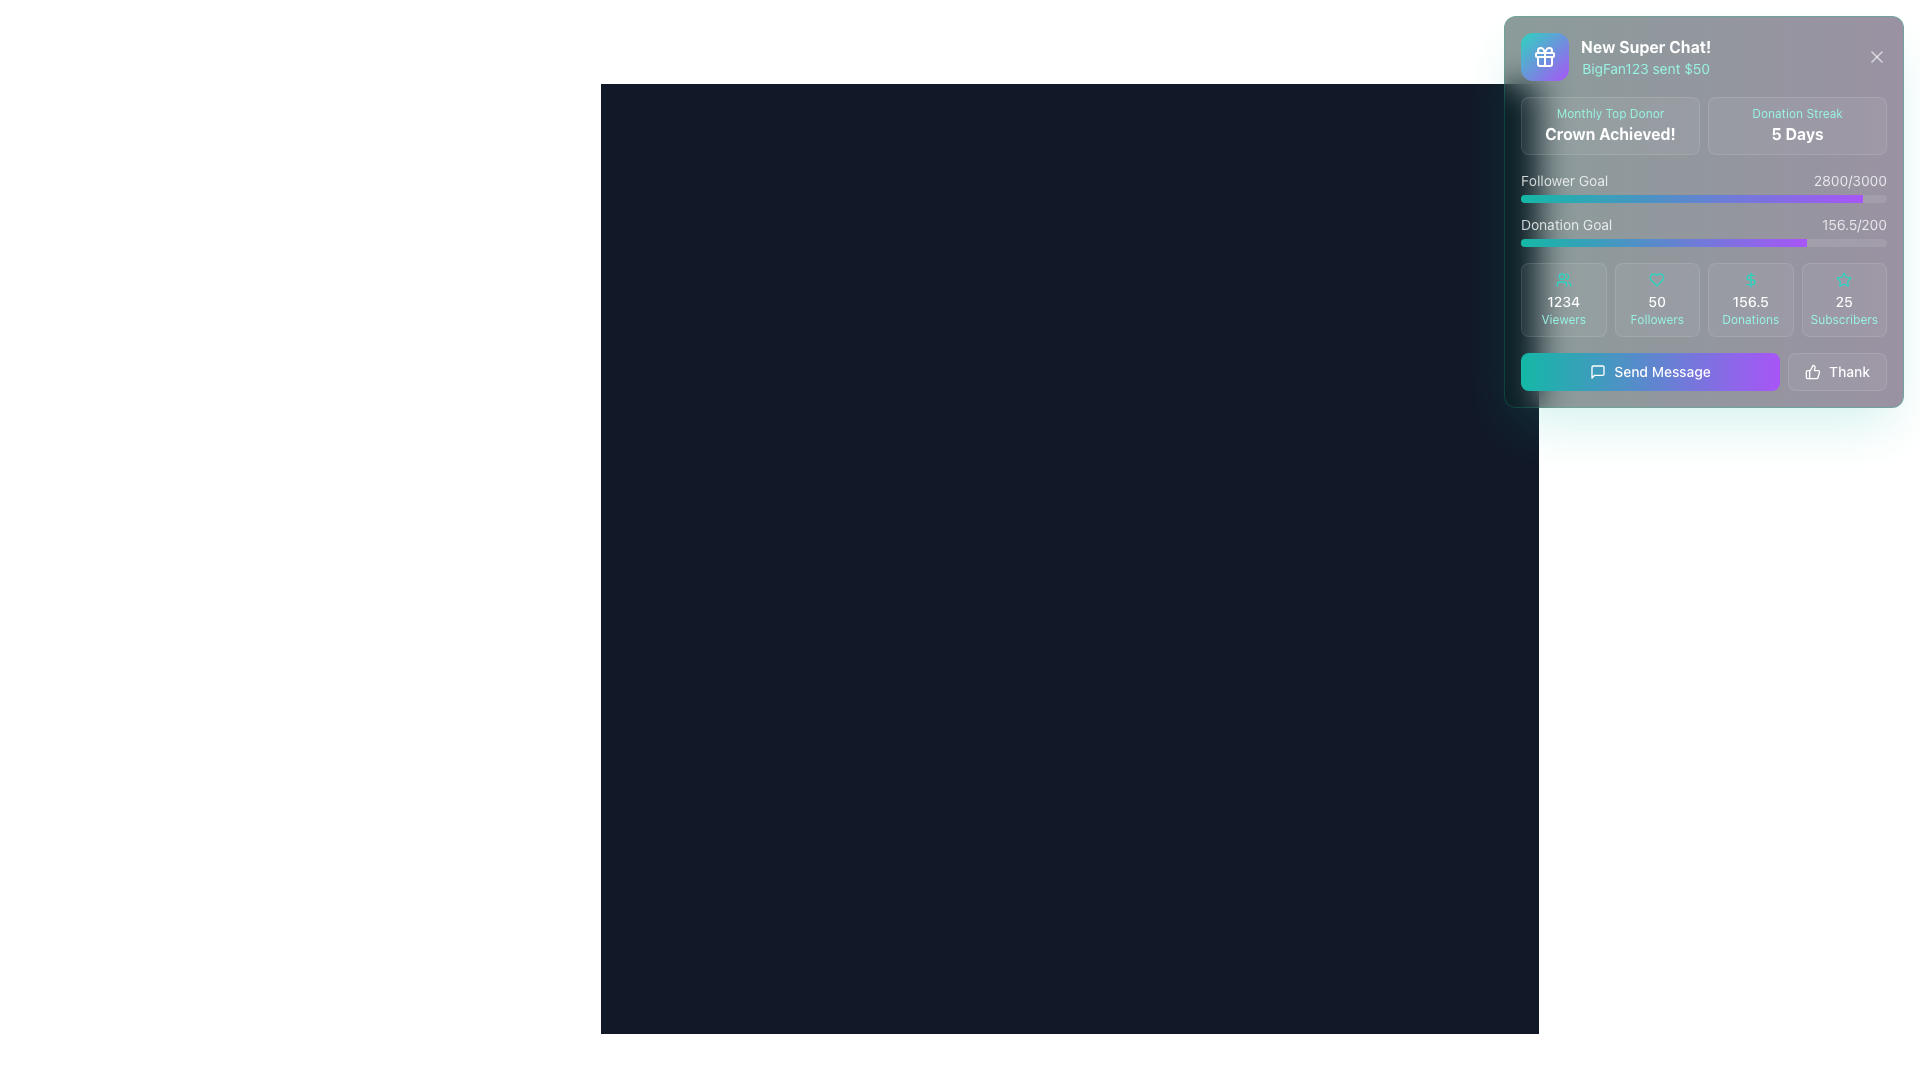 Image resolution: width=1920 pixels, height=1080 pixels. I want to click on the third card in the grid layout, which features a dollar sign icon in teal and the text '156.5 Donations' prominently displayed, so click(1749, 300).